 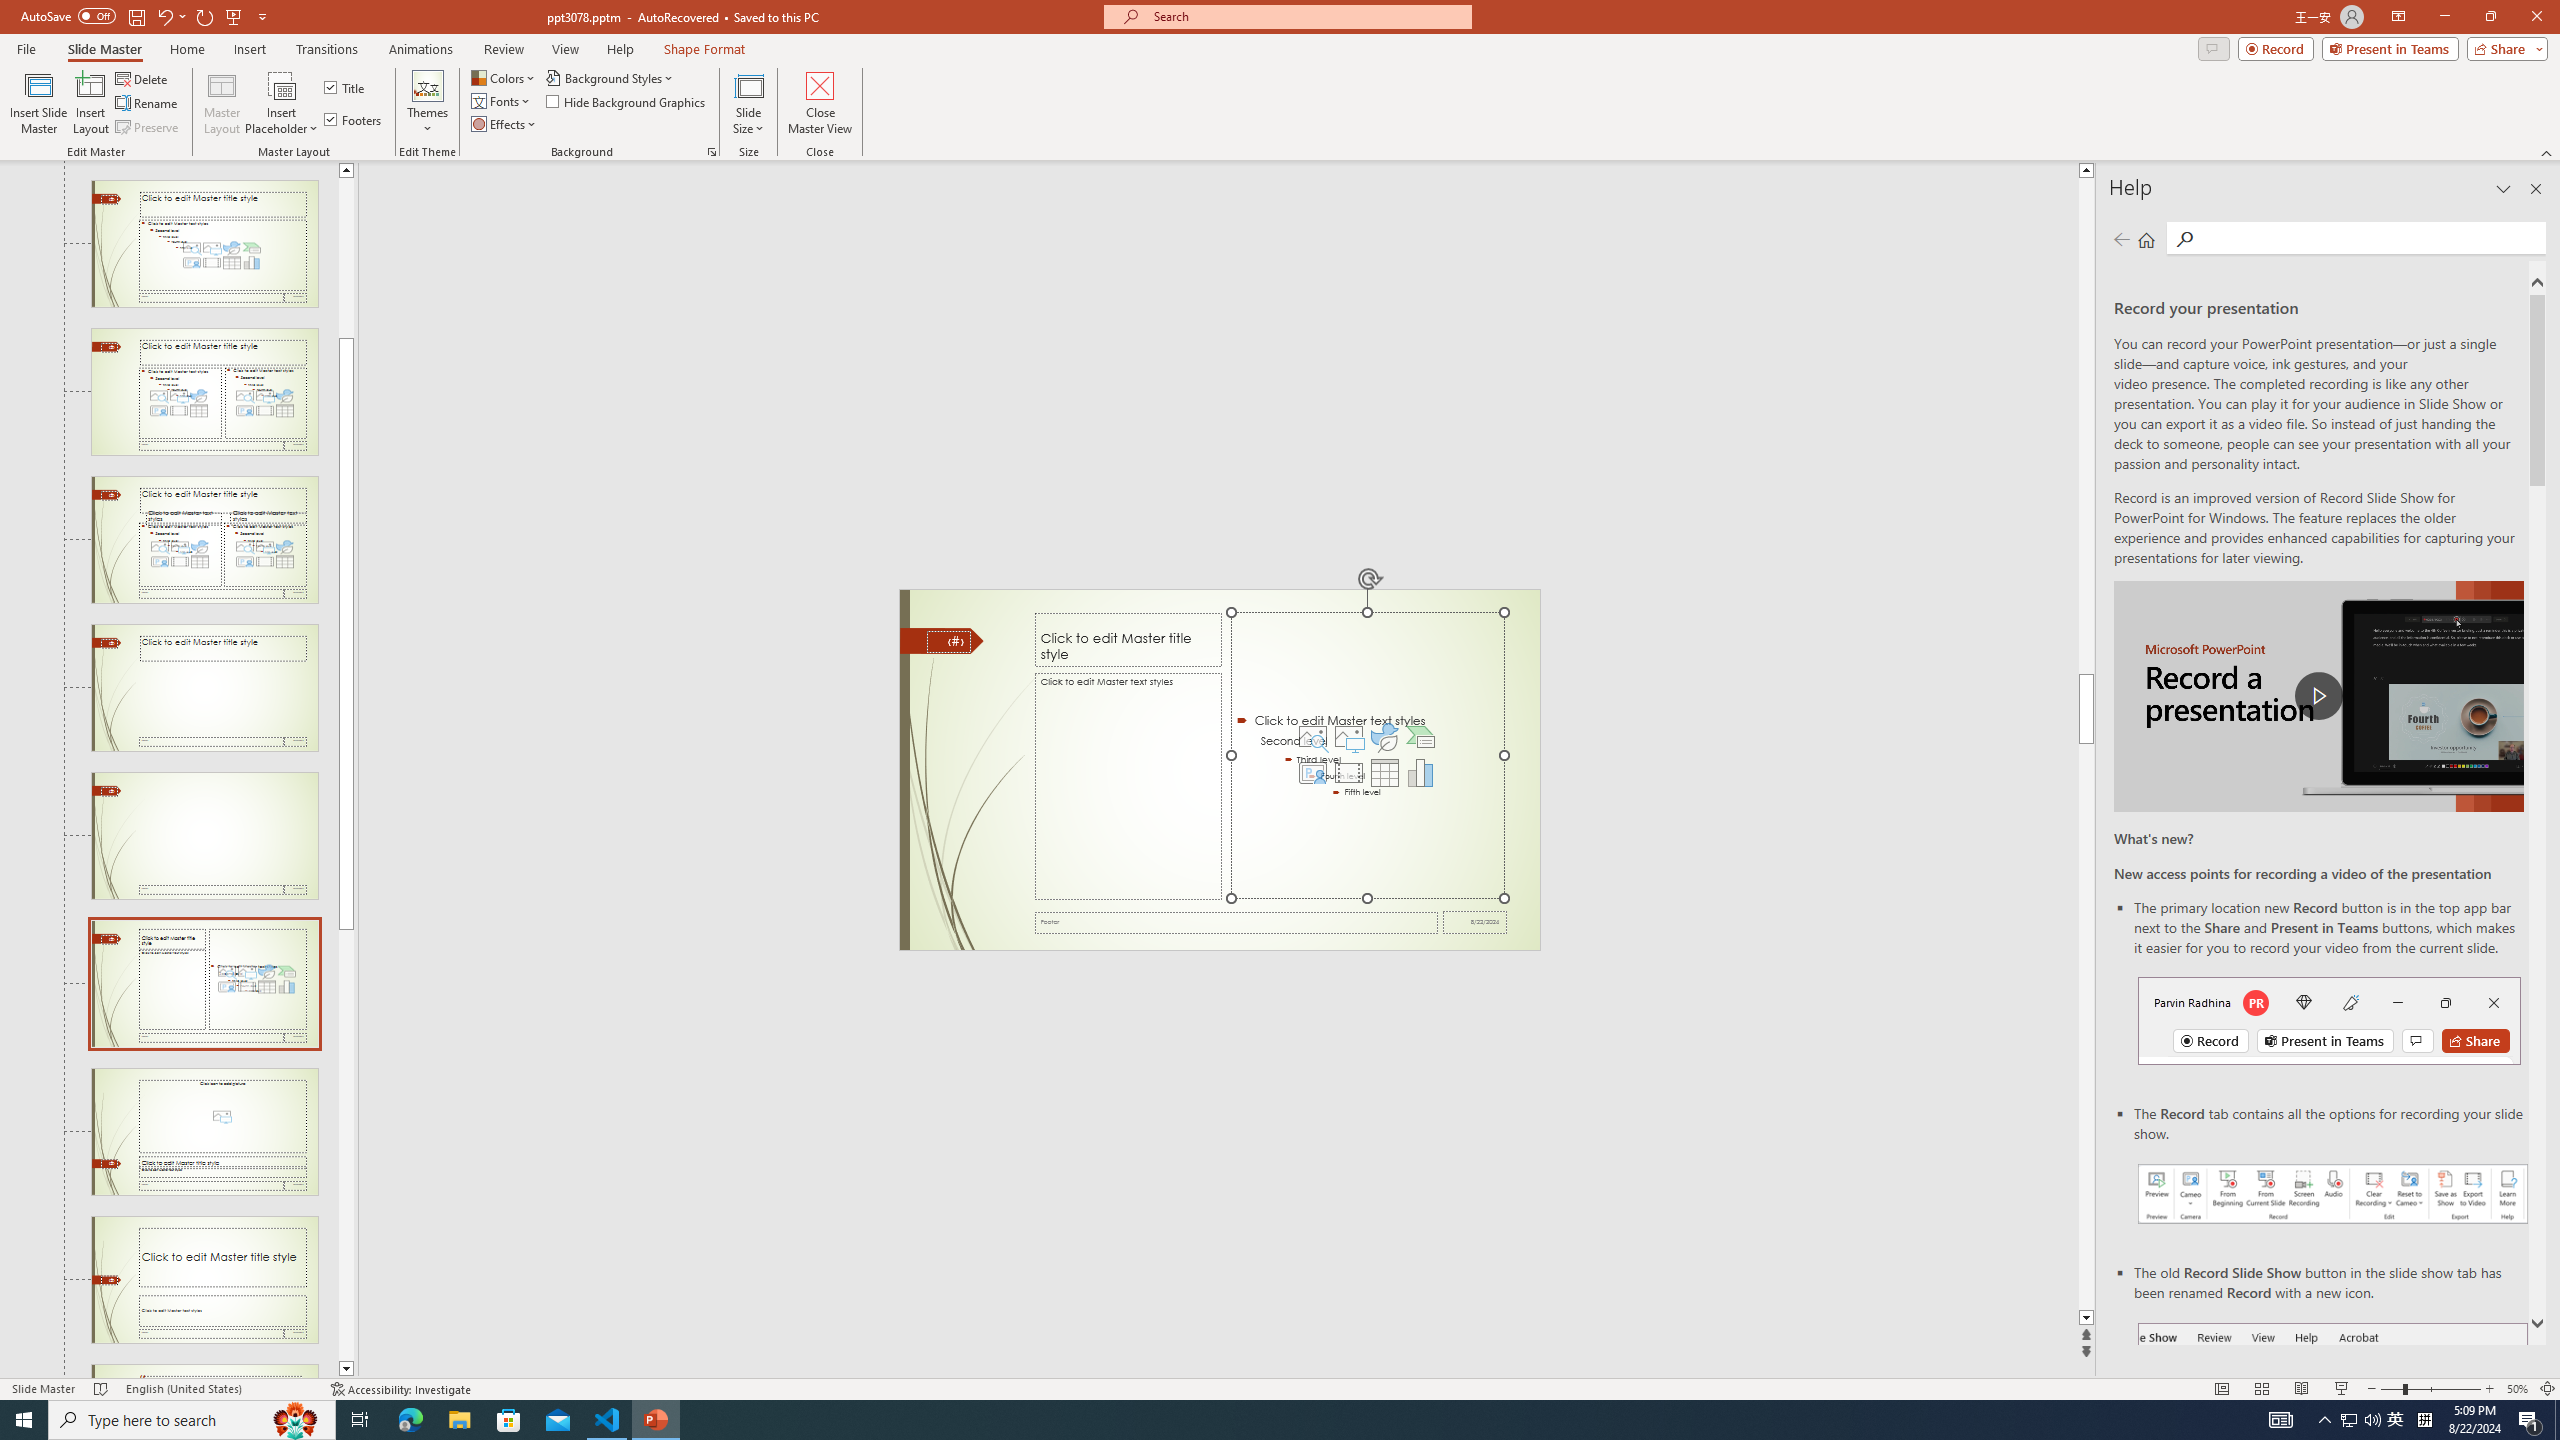 What do you see at coordinates (710, 150) in the screenshot?
I see `'Format Background...'` at bounding box center [710, 150].